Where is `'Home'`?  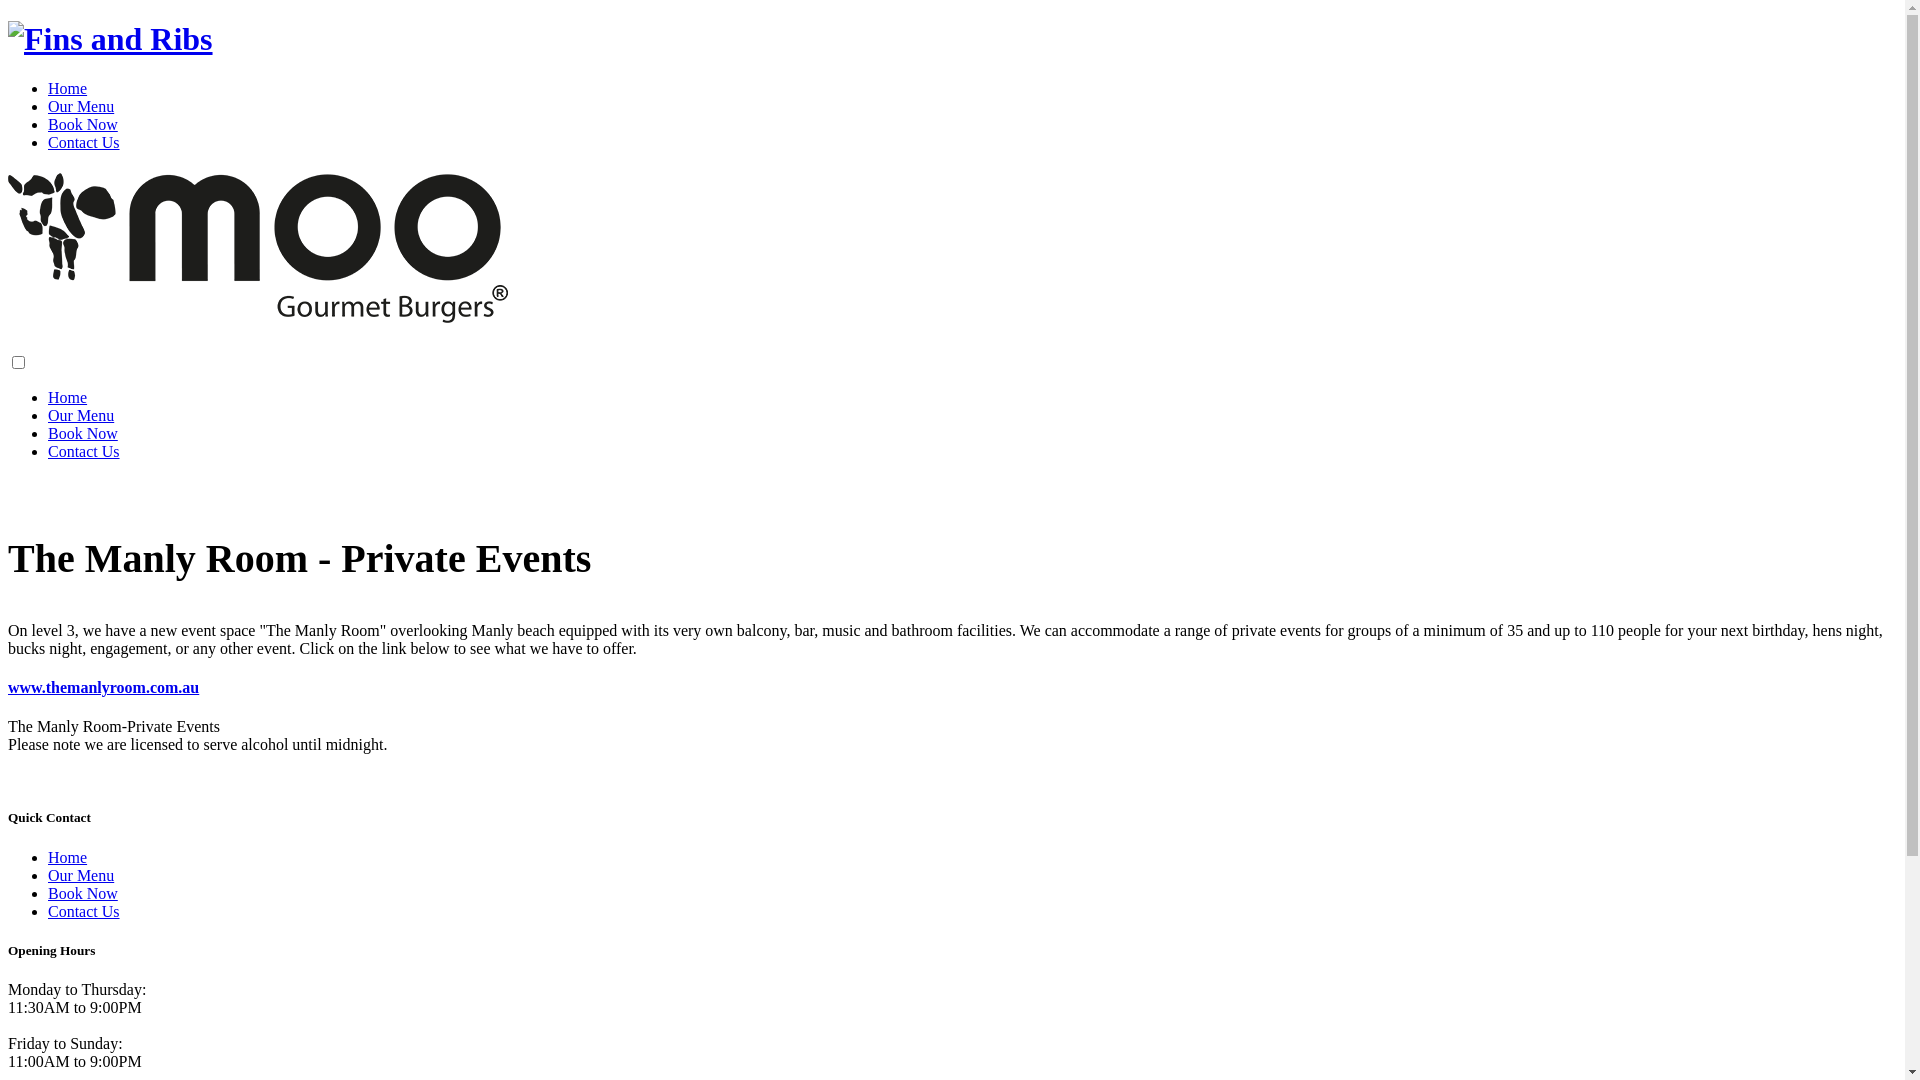 'Home' is located at coordinates (67, 87).